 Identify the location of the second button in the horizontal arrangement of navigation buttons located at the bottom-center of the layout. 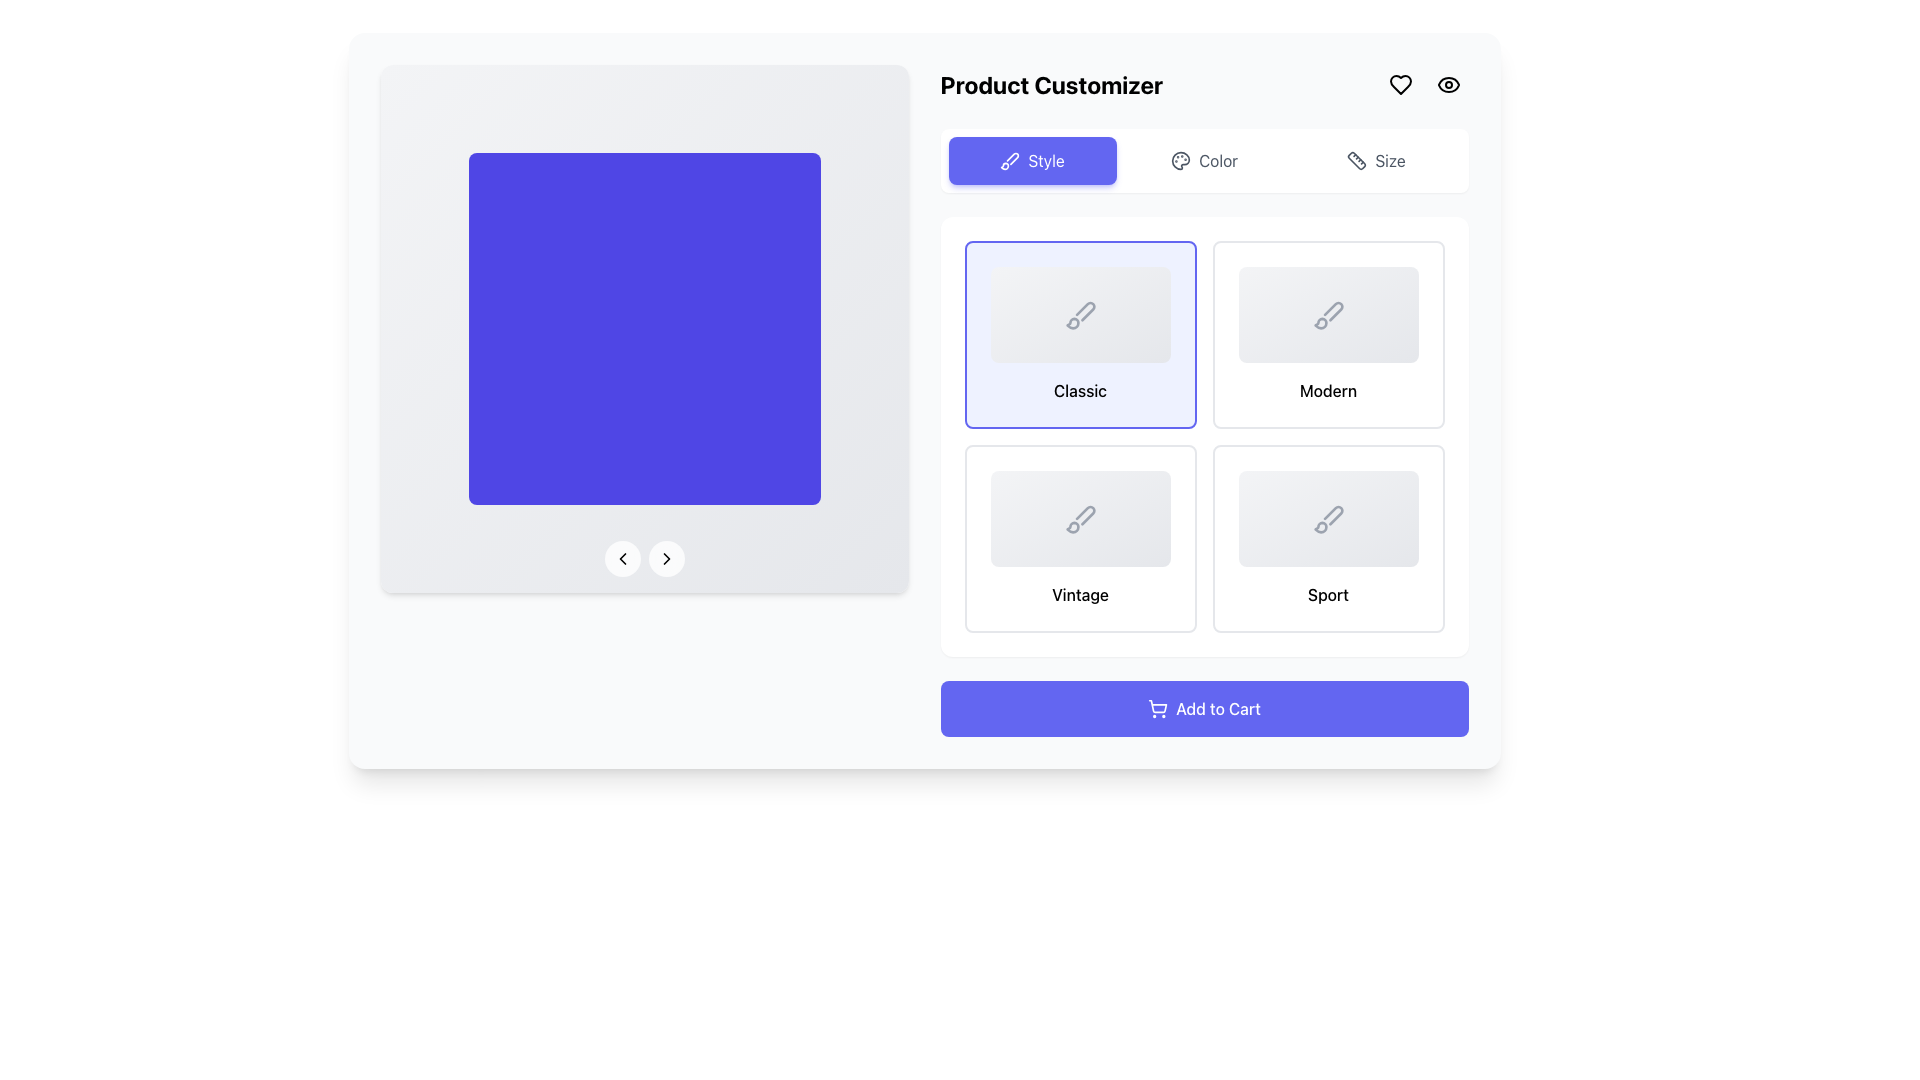
(666, 559).